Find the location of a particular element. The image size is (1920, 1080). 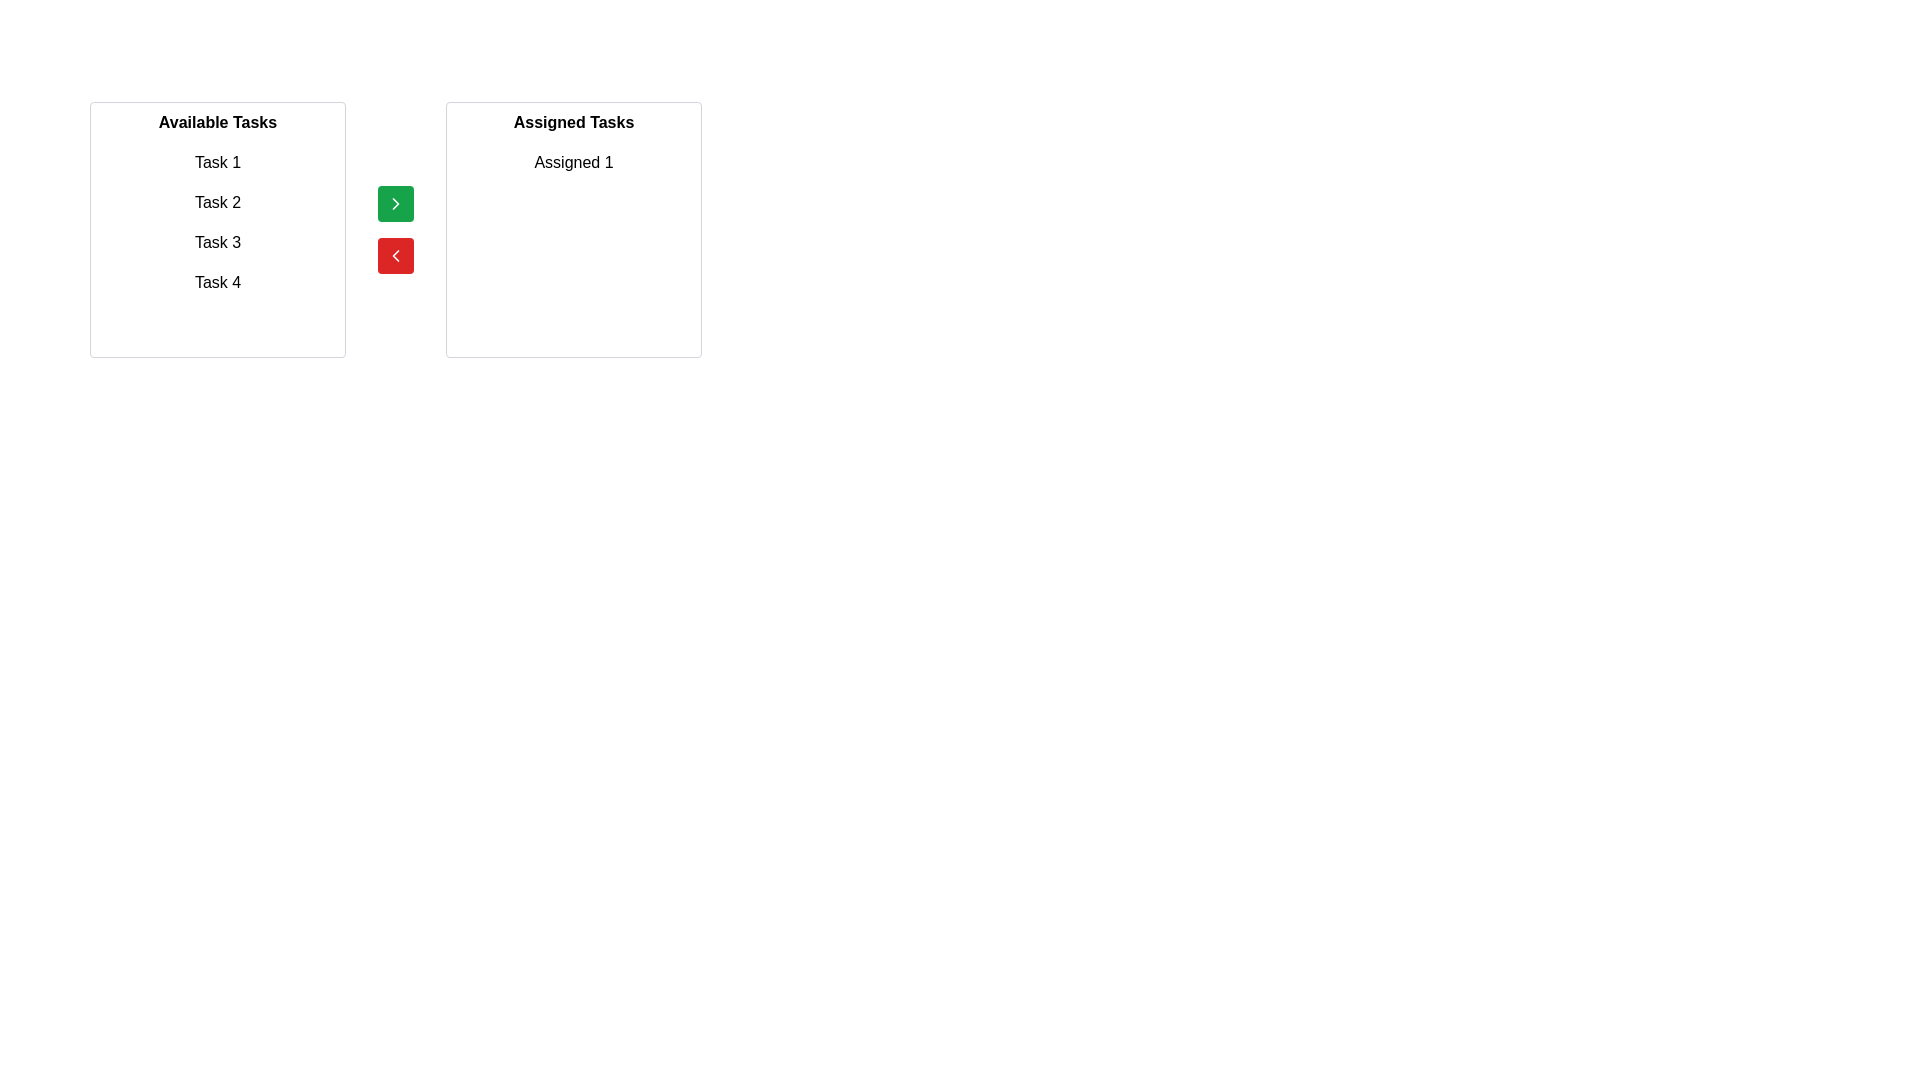

the green square button with a right-pointing chevron icon, positioned at the top of the button pair between 'Available Tasks' and 'Assigned Tasks' is located at coordinates (395, 204).